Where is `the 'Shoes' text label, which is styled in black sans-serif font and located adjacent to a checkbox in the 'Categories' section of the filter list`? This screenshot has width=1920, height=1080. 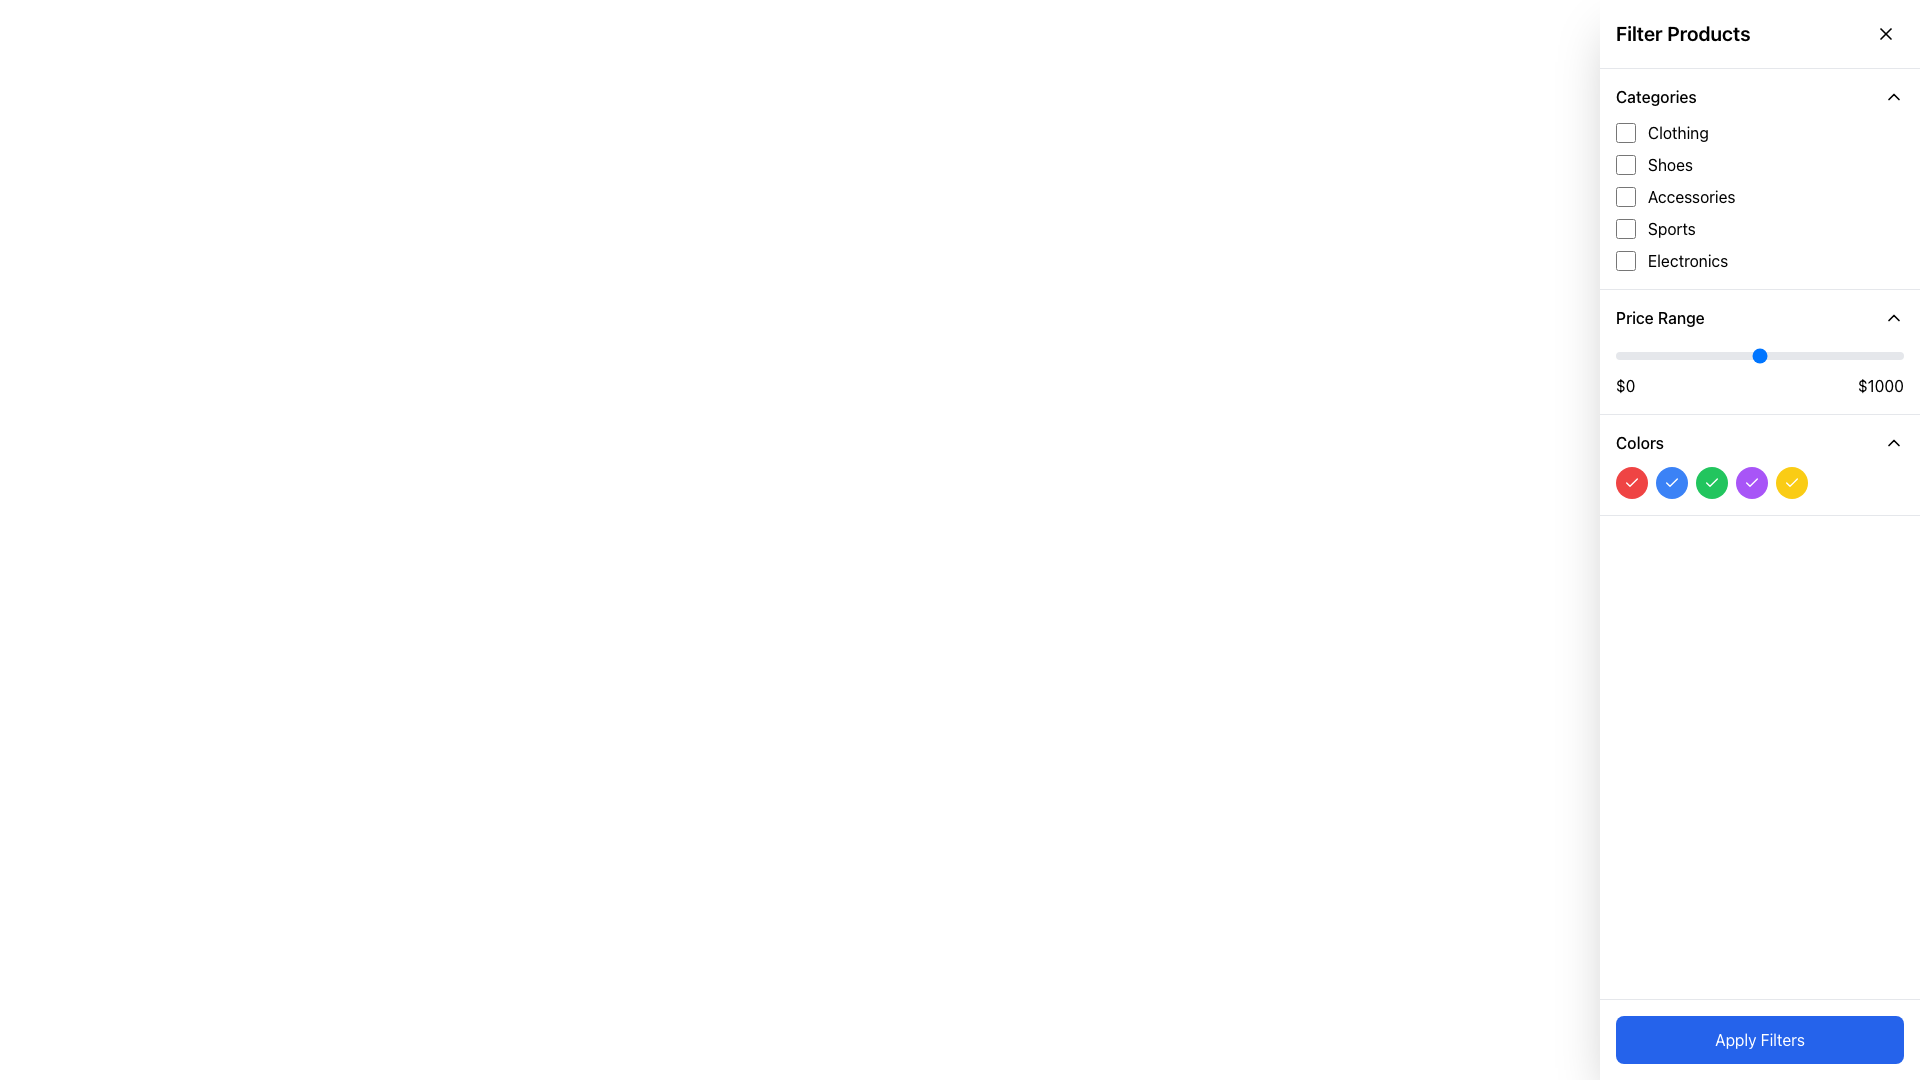
the 'Shoes' text label, which is styled in black sans-serif font and located adjacent to a checkbox in the 'Categories' section of the filter list is located at coordinates (1670, 164).